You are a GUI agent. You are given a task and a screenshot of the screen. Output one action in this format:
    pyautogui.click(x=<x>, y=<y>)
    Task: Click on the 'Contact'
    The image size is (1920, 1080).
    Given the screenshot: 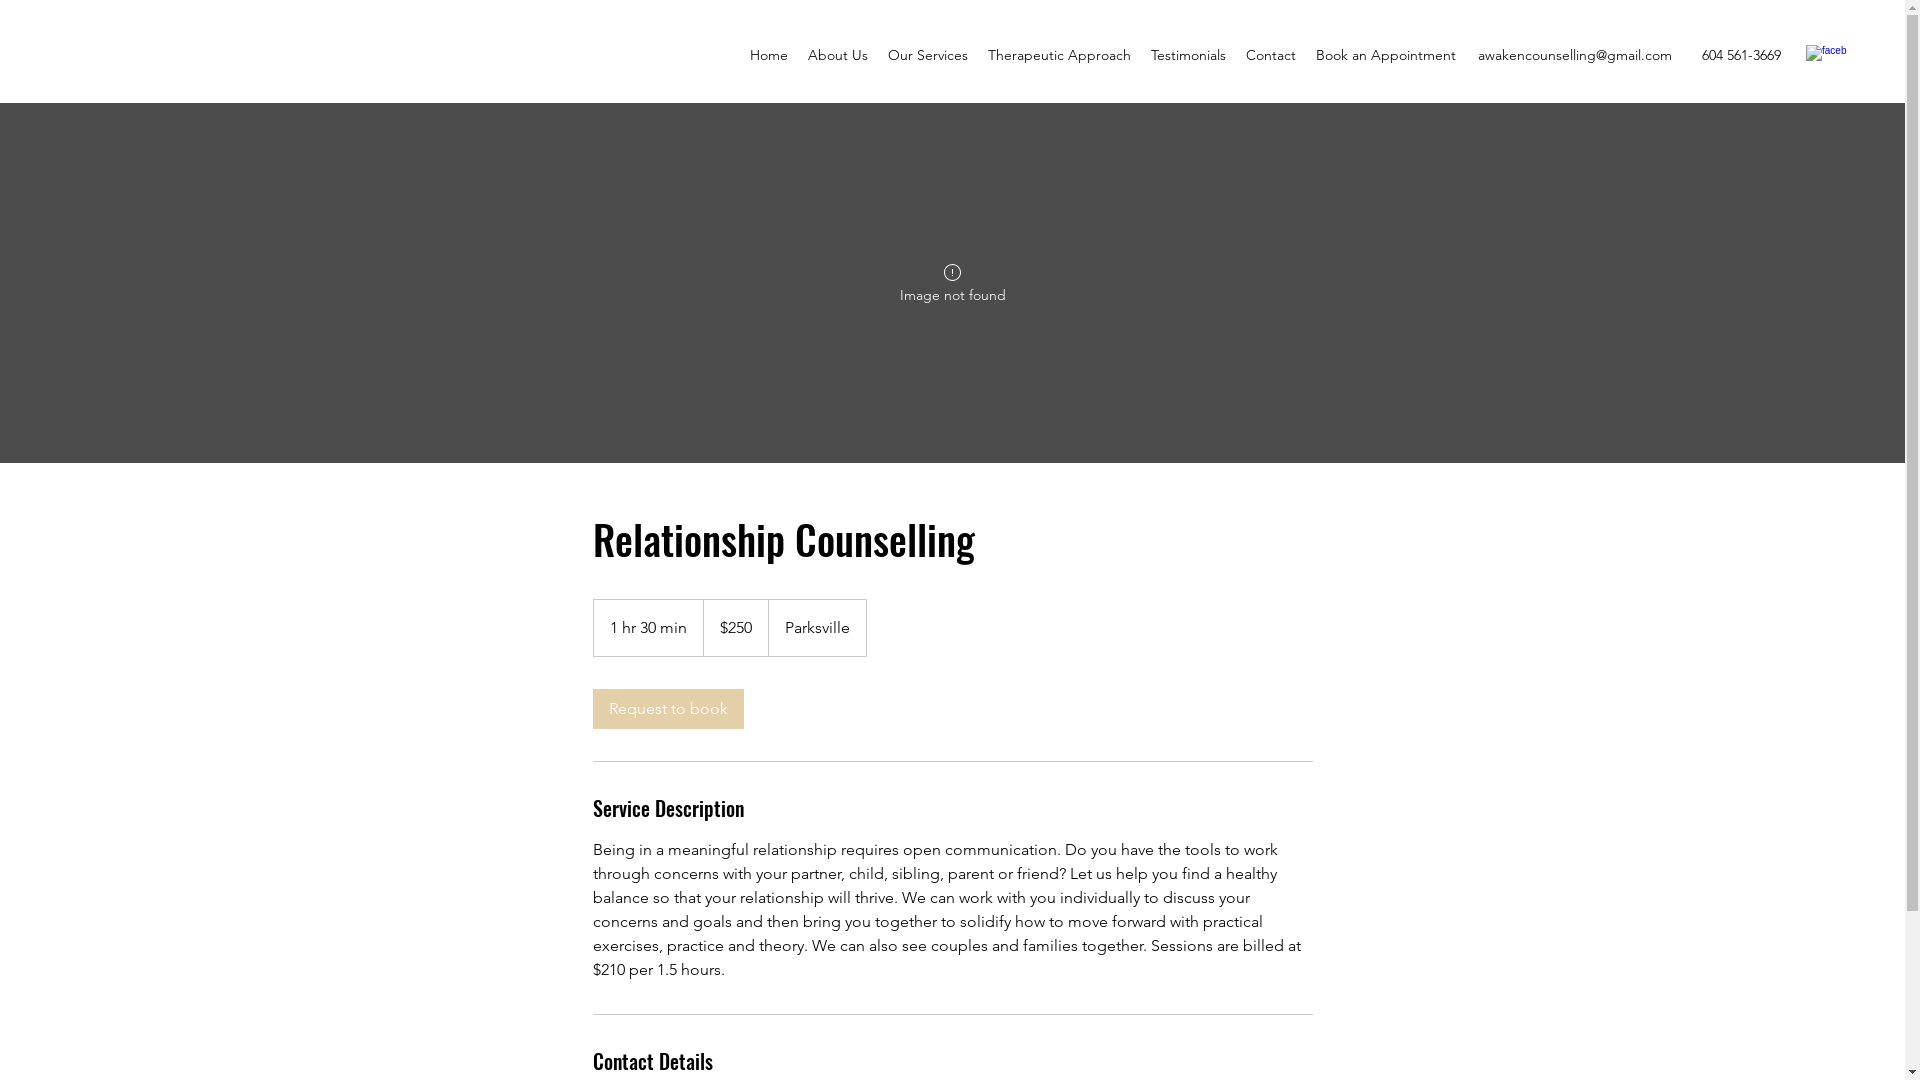 What is the action you would take?
    pyautogui.click(x=1235, y=53)
    